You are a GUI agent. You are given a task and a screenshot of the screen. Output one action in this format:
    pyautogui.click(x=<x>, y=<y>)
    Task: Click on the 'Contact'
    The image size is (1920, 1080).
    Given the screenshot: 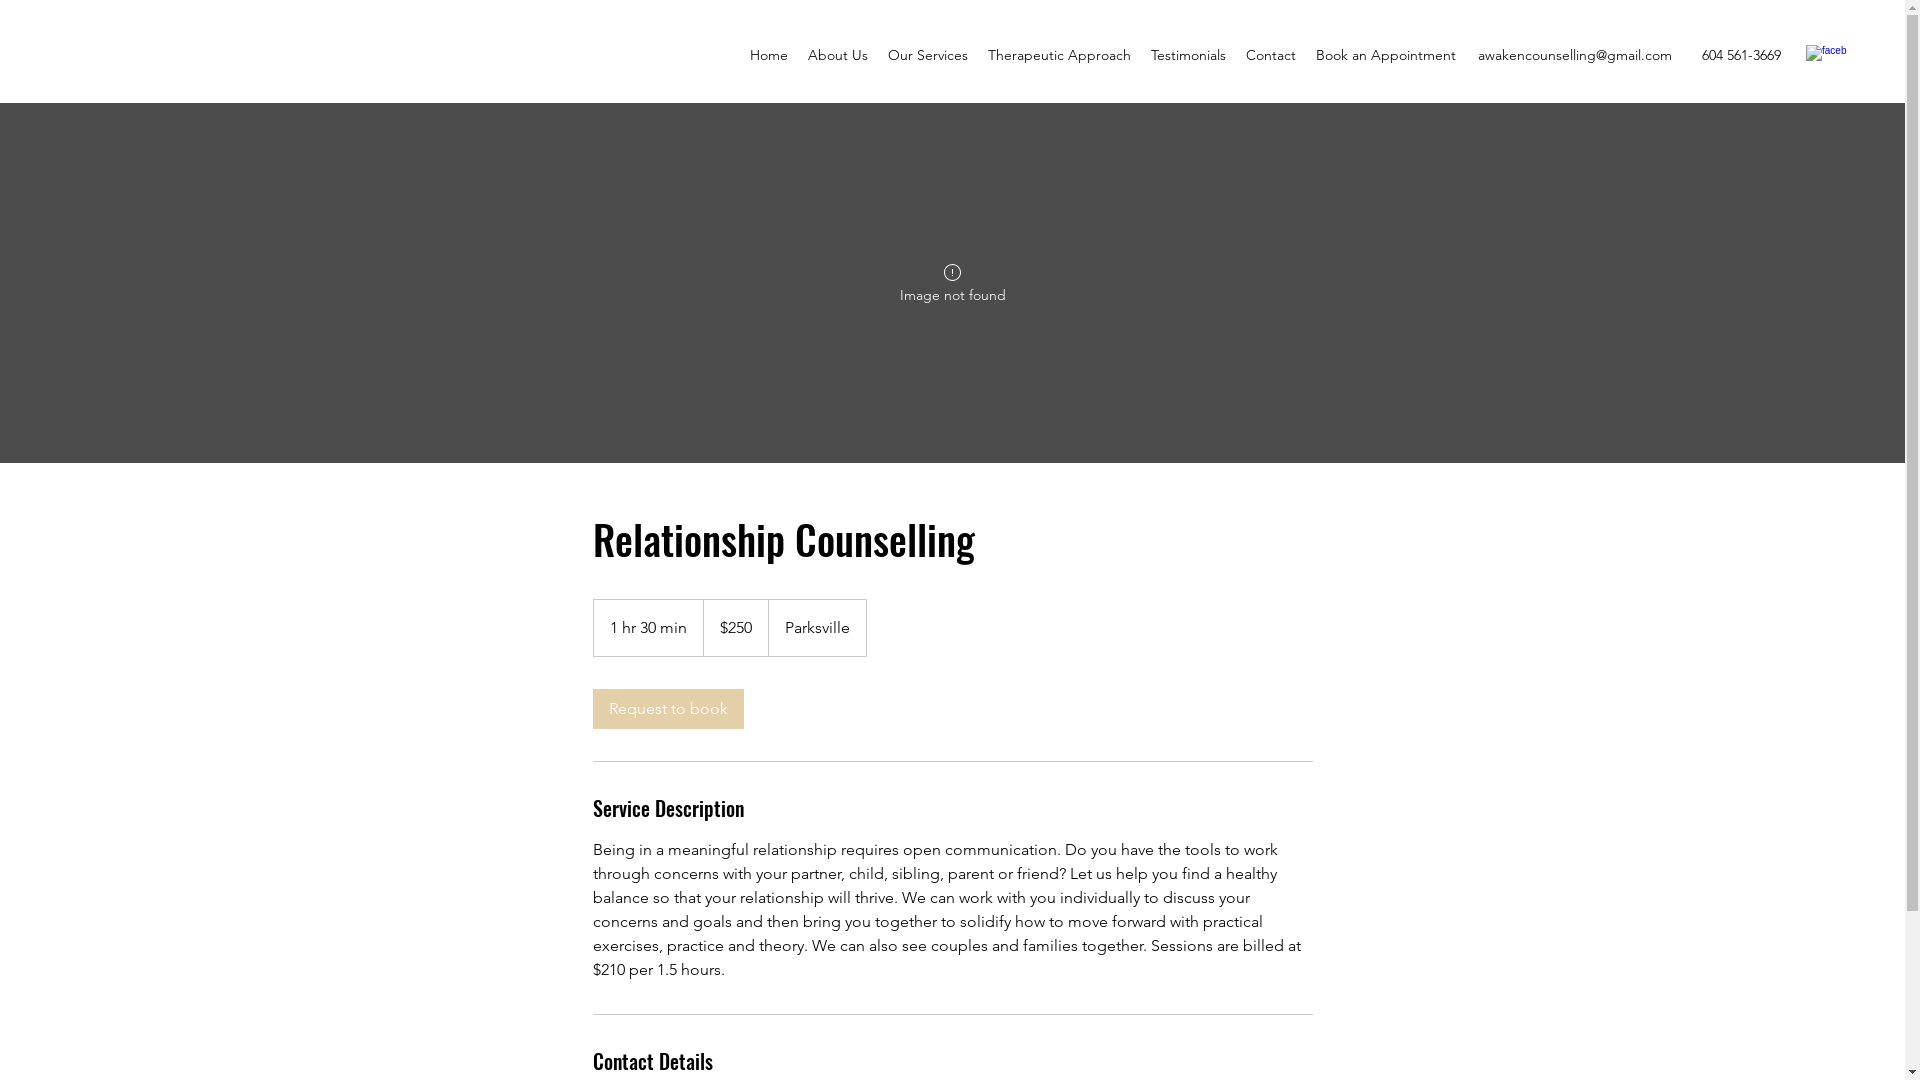 What is the action you would take?
    pyautogui.click(x=1235, y=53)
    